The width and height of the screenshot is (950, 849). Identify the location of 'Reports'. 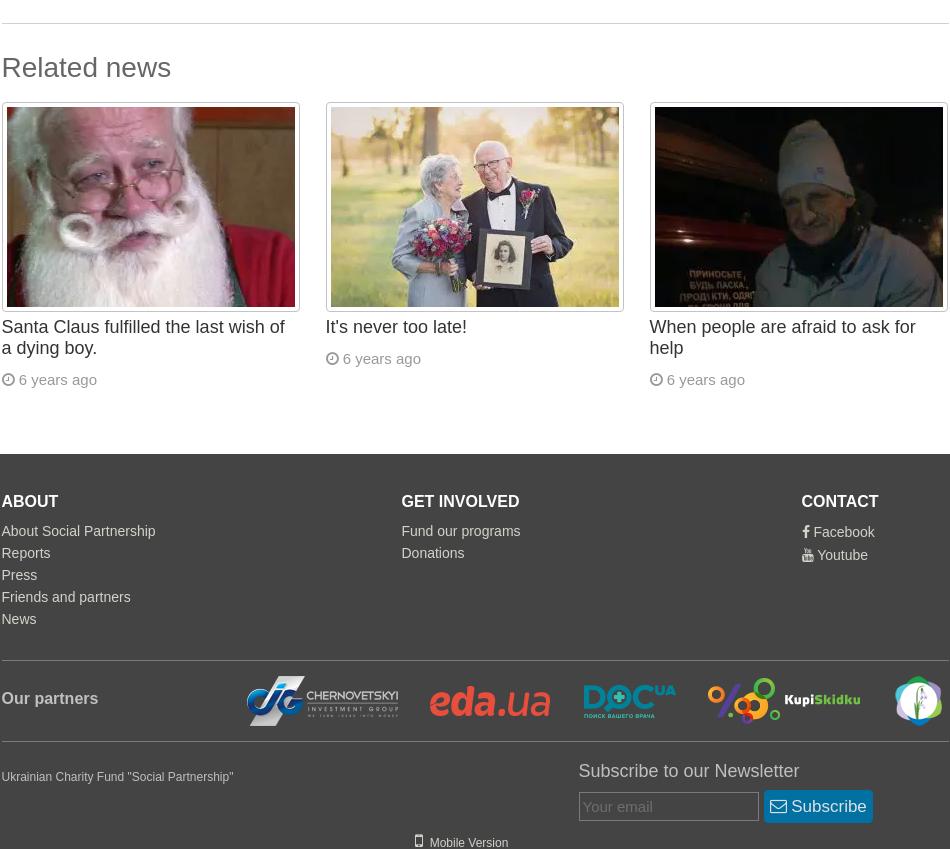
(25, 553).